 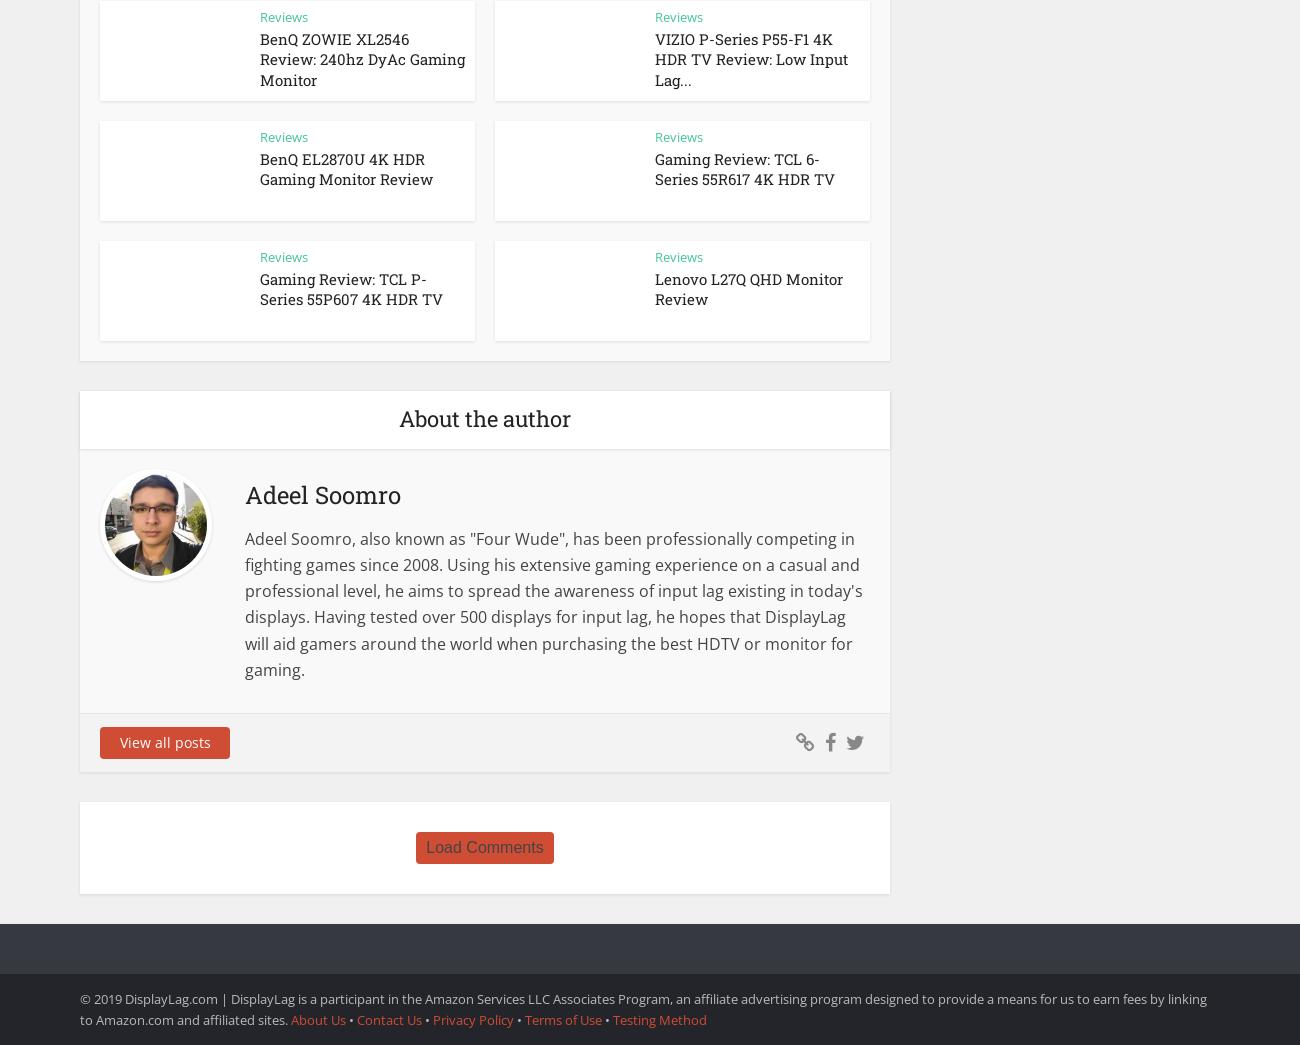 What do you see at coordinates (643, 1008) in the screenshot?
I see `'© 2019 DisplayLag.com | DisplayLag is a participant in the Amazon Services LLC Associates Program, an affiliate advertising program designed to provide a means for us to earn fees by linking to Amazon.com and affiliated sites.'` at bounding box center [643, 1008].